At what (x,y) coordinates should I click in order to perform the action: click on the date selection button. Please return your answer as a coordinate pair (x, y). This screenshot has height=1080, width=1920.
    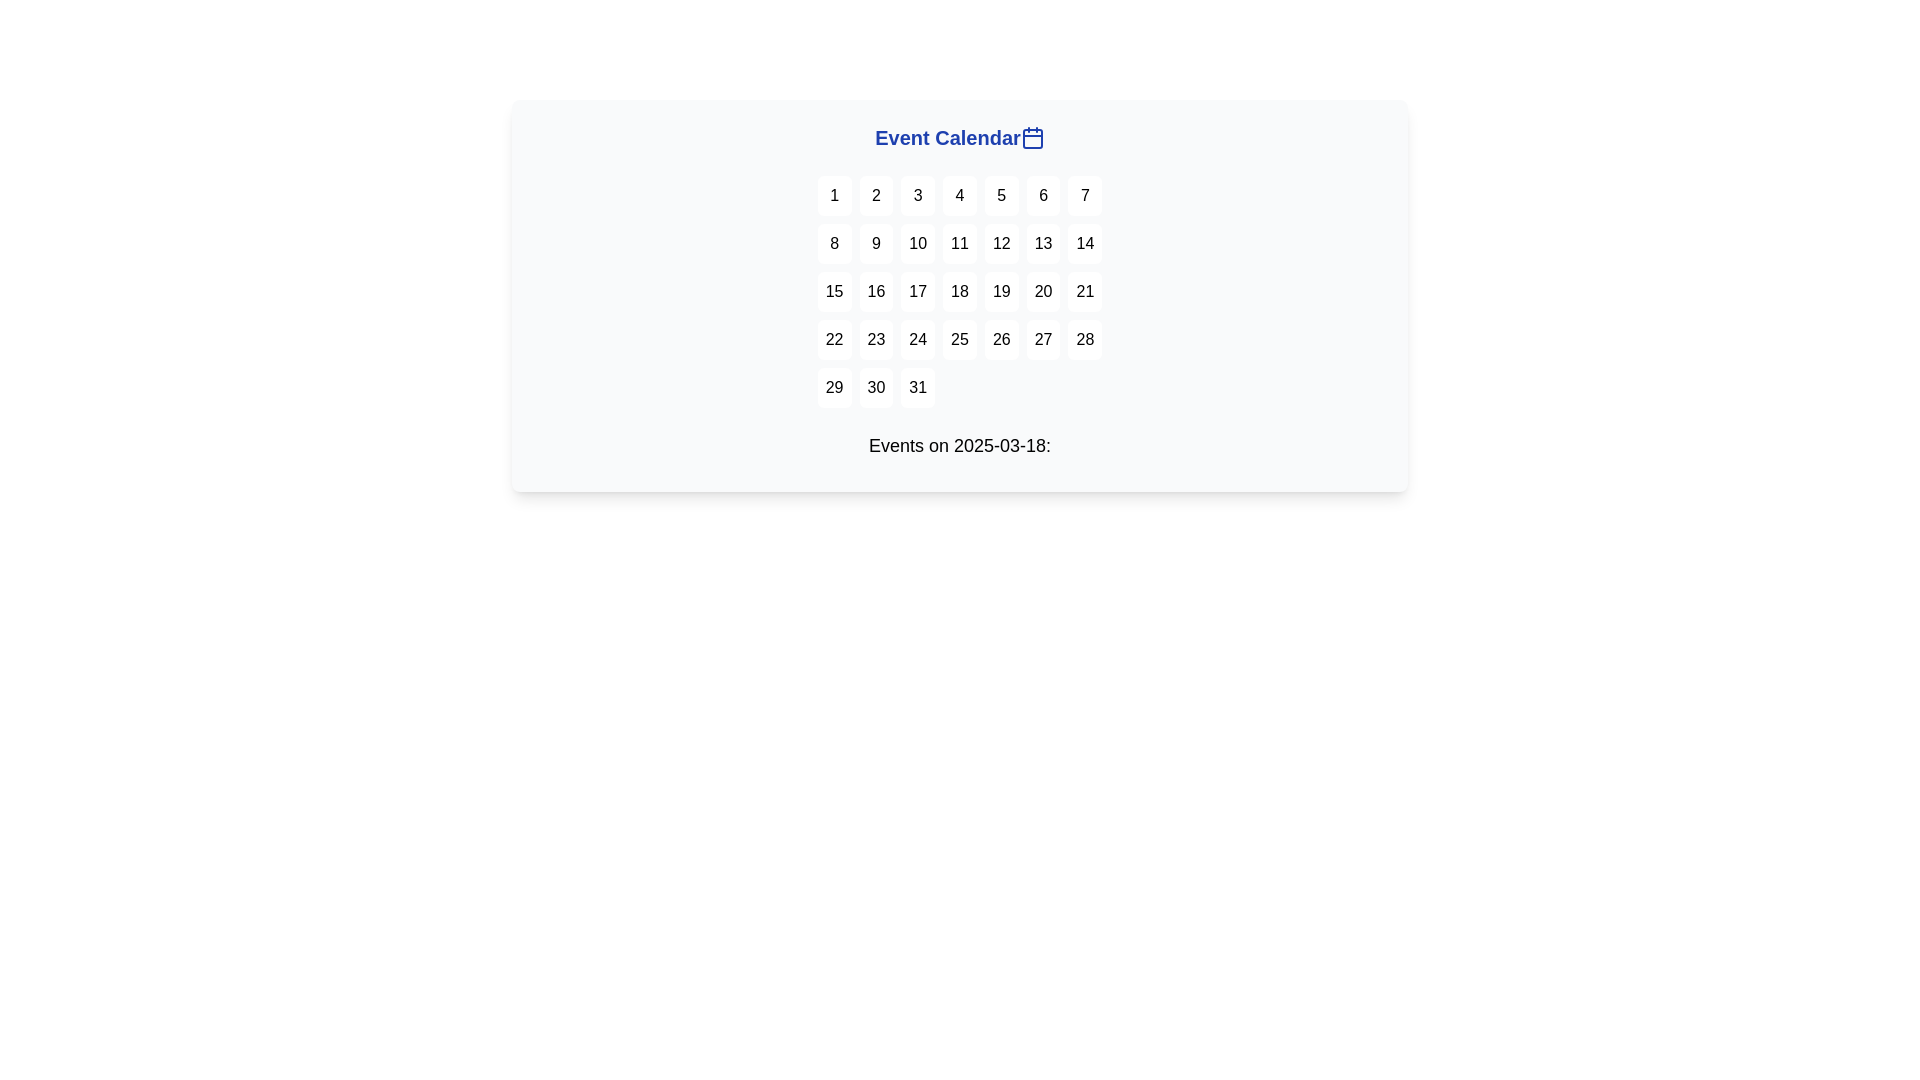
    Looking at the image, I should click on (960, 196).